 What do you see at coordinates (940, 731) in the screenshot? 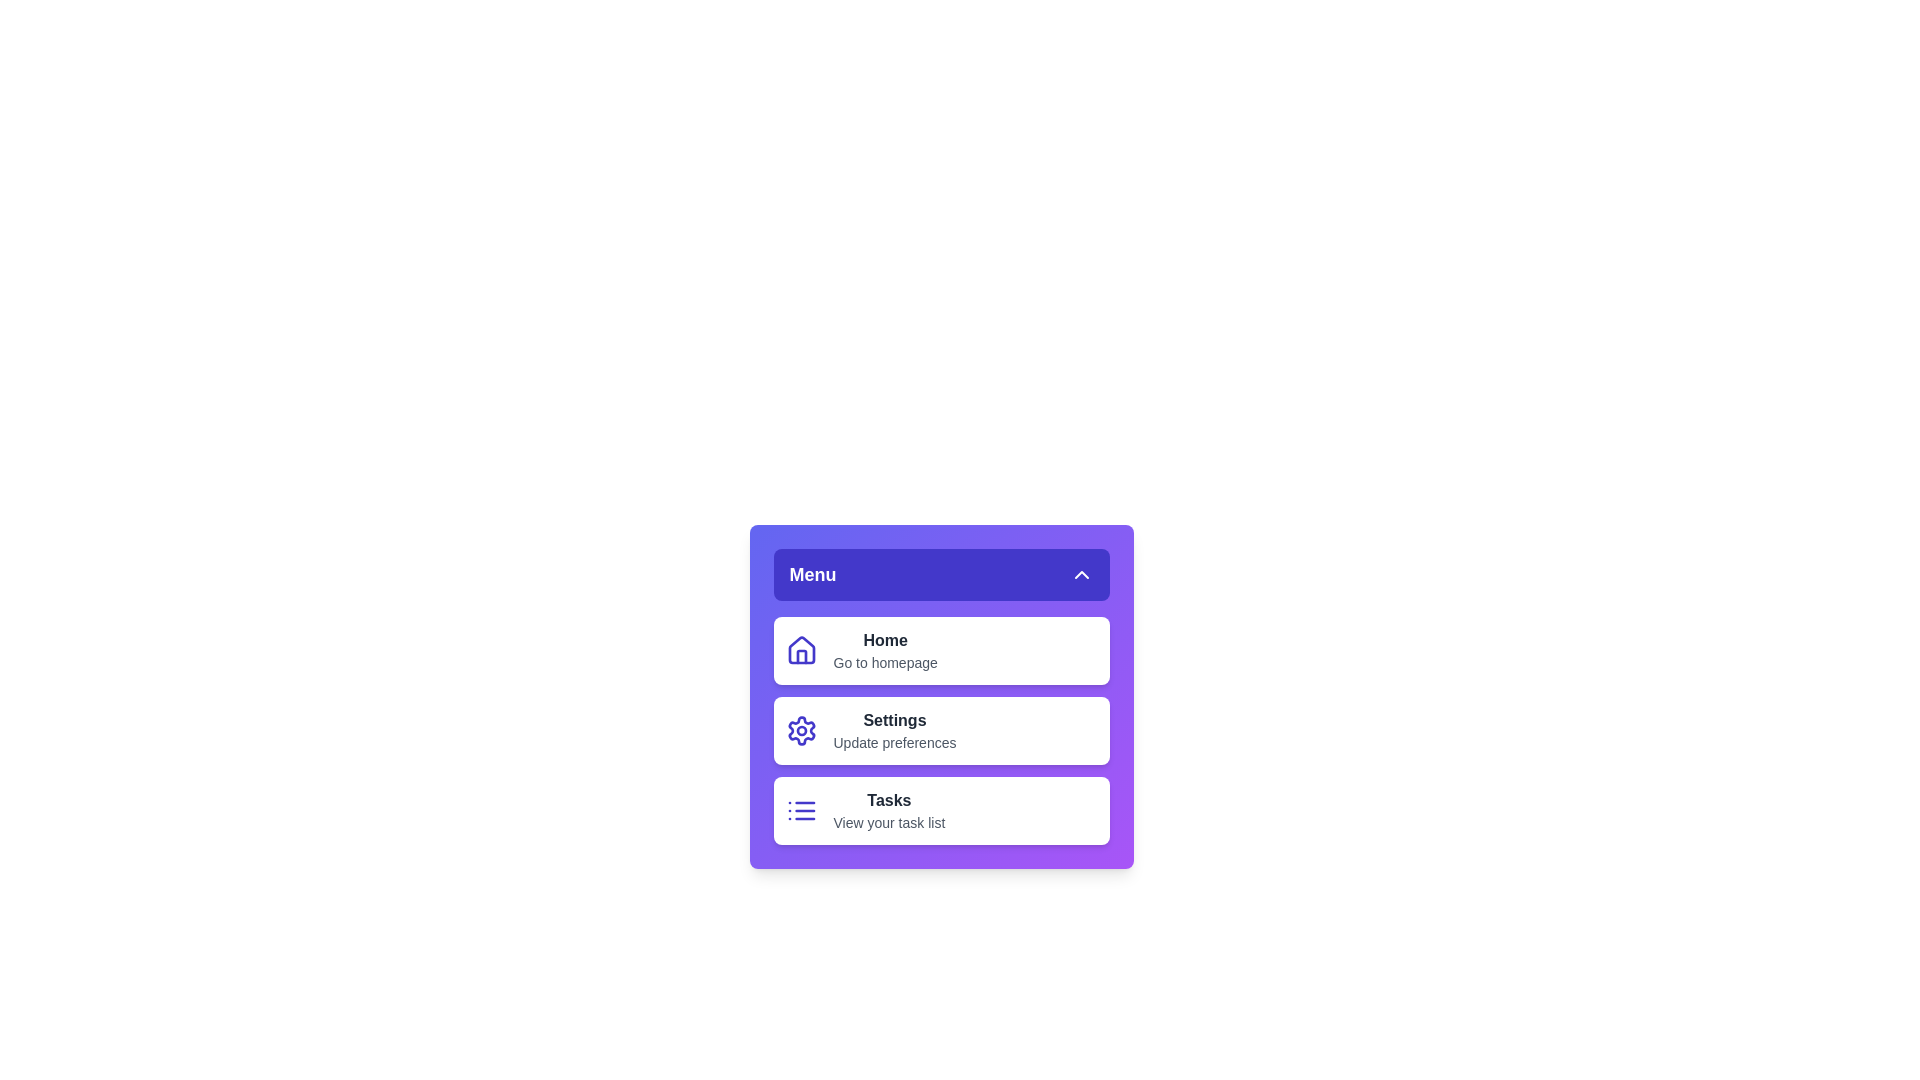
I see `the 'Settings' menu item to select it` at bounding box center [940, 731].